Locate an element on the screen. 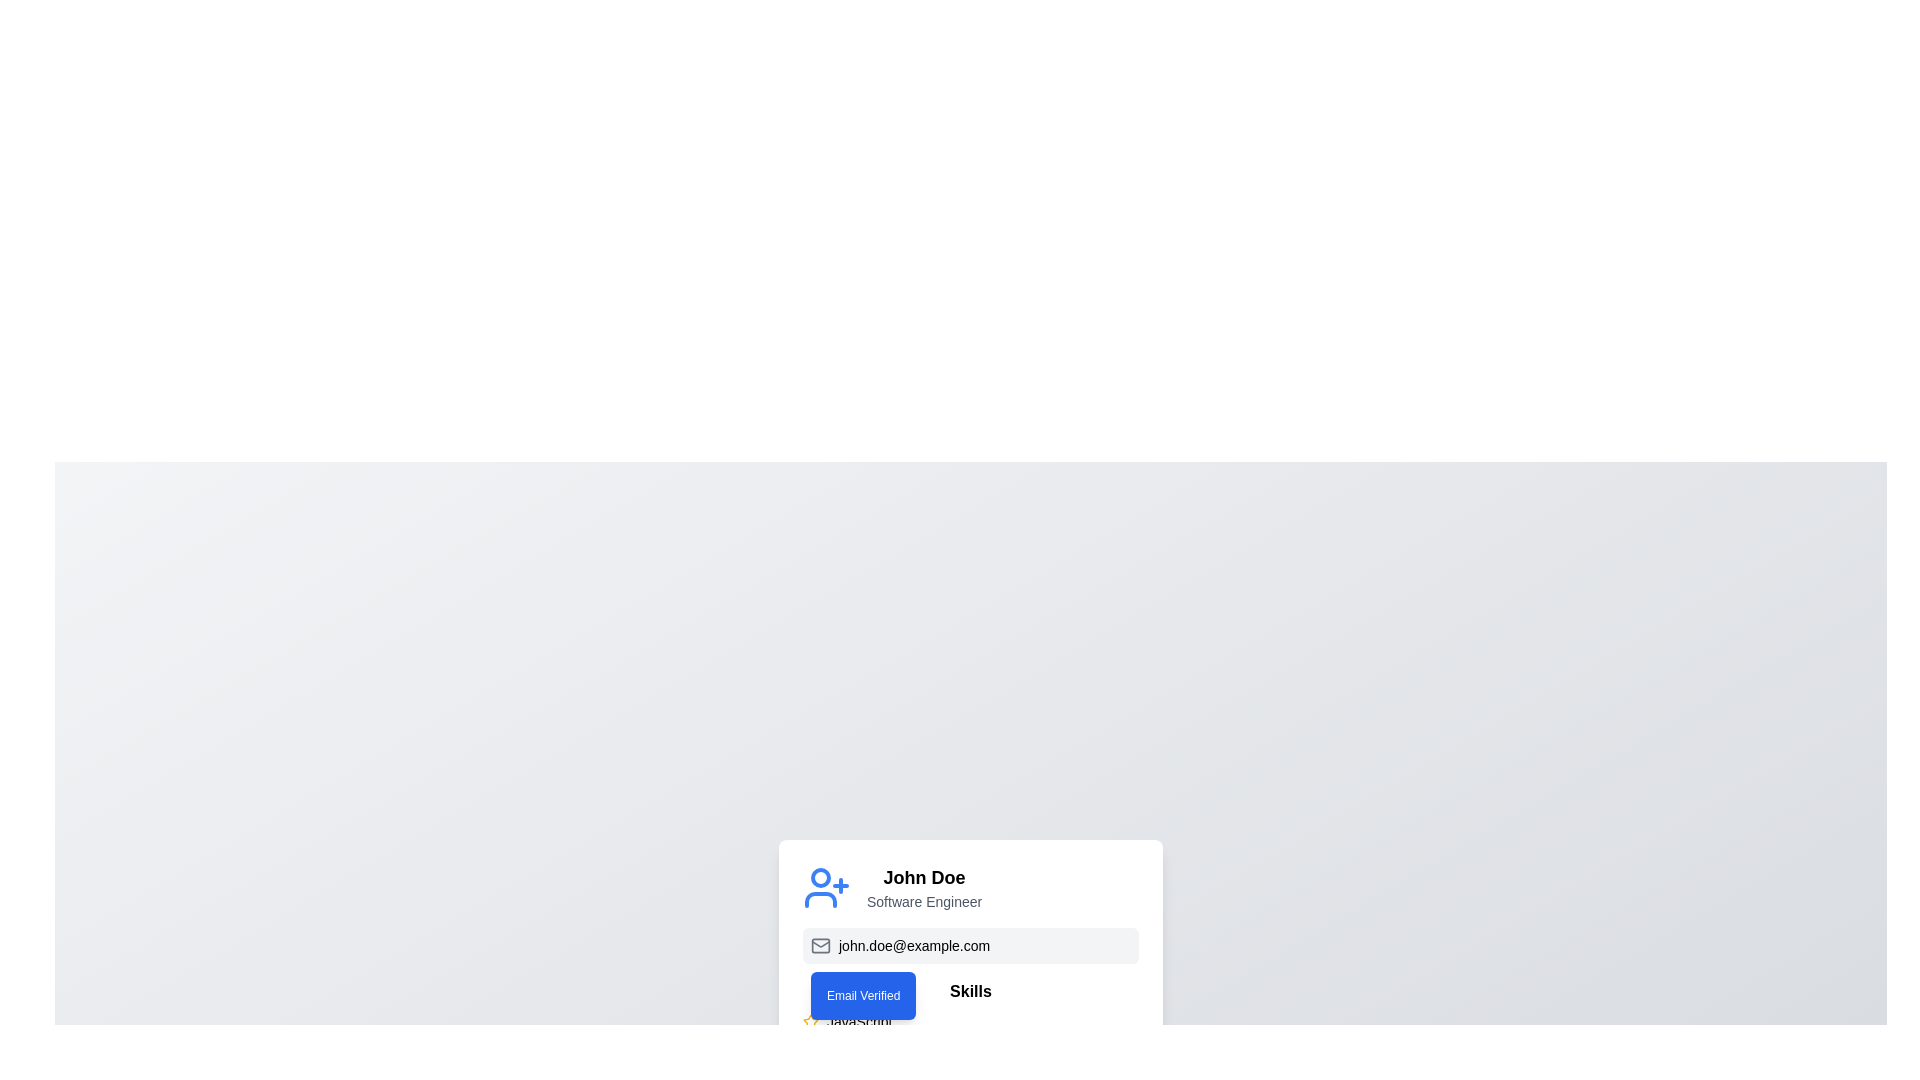  the bold text label reading 'Skills' positioned beneath the user's email address, serving as a heading for the list that follows is located at coordinates (970, 991).